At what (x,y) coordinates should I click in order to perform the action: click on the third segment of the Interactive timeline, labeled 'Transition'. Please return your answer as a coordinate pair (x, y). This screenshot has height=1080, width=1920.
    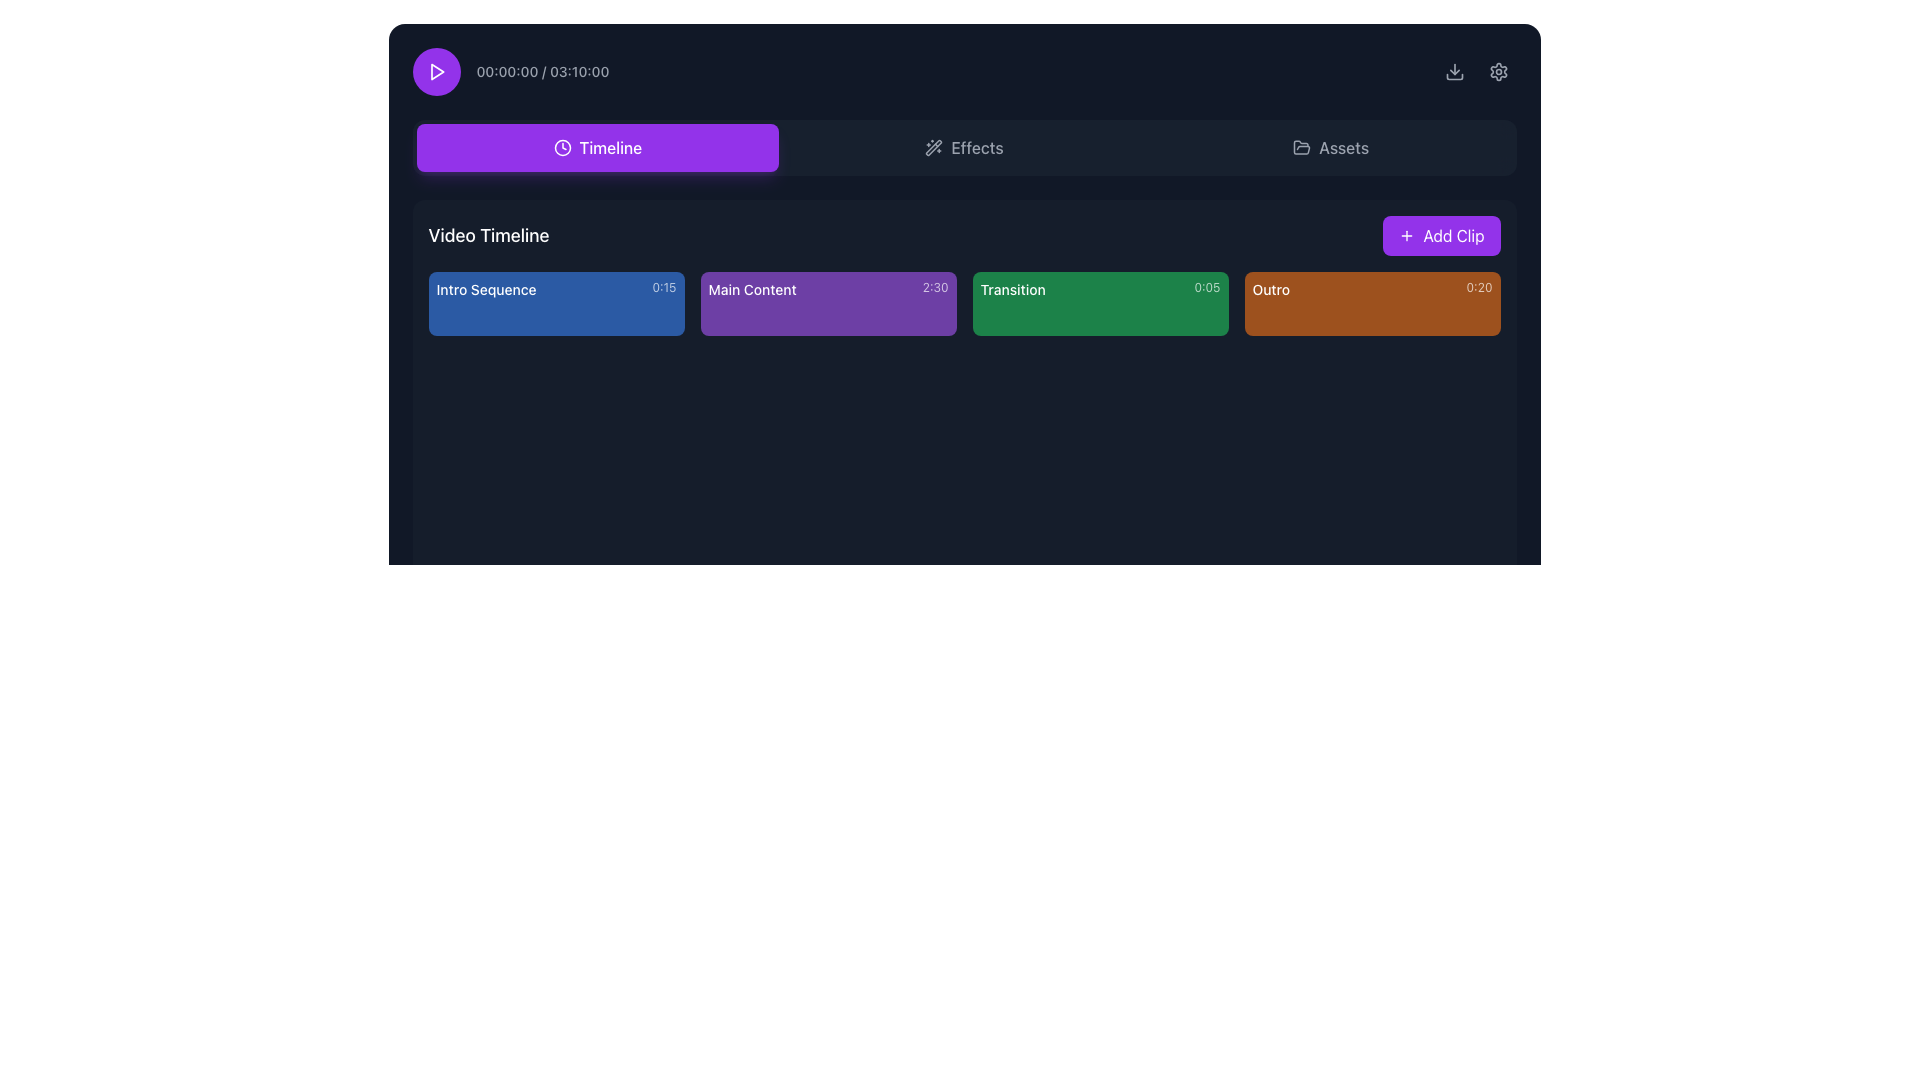
    Looking at the image, I should click on (1099, 304).